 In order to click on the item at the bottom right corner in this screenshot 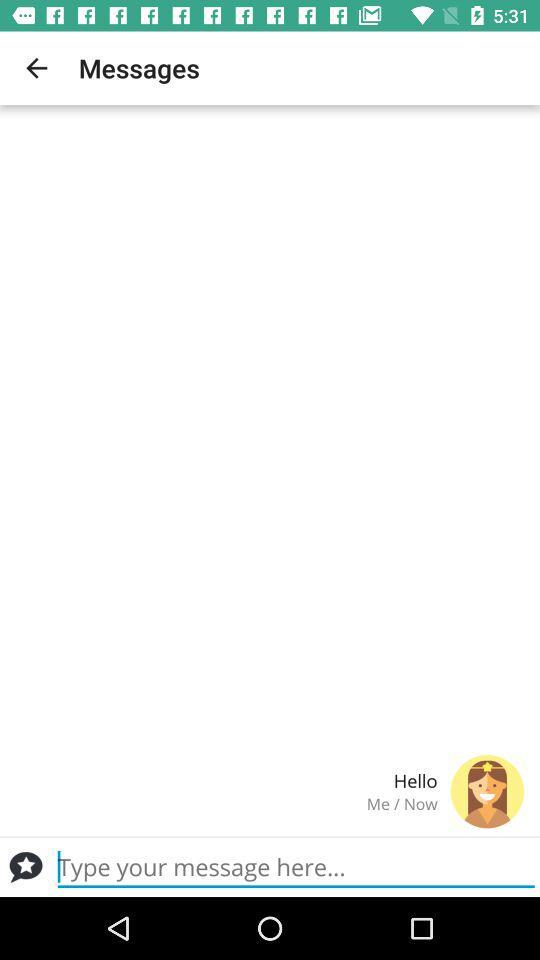, I will do `click(486, 791)`.